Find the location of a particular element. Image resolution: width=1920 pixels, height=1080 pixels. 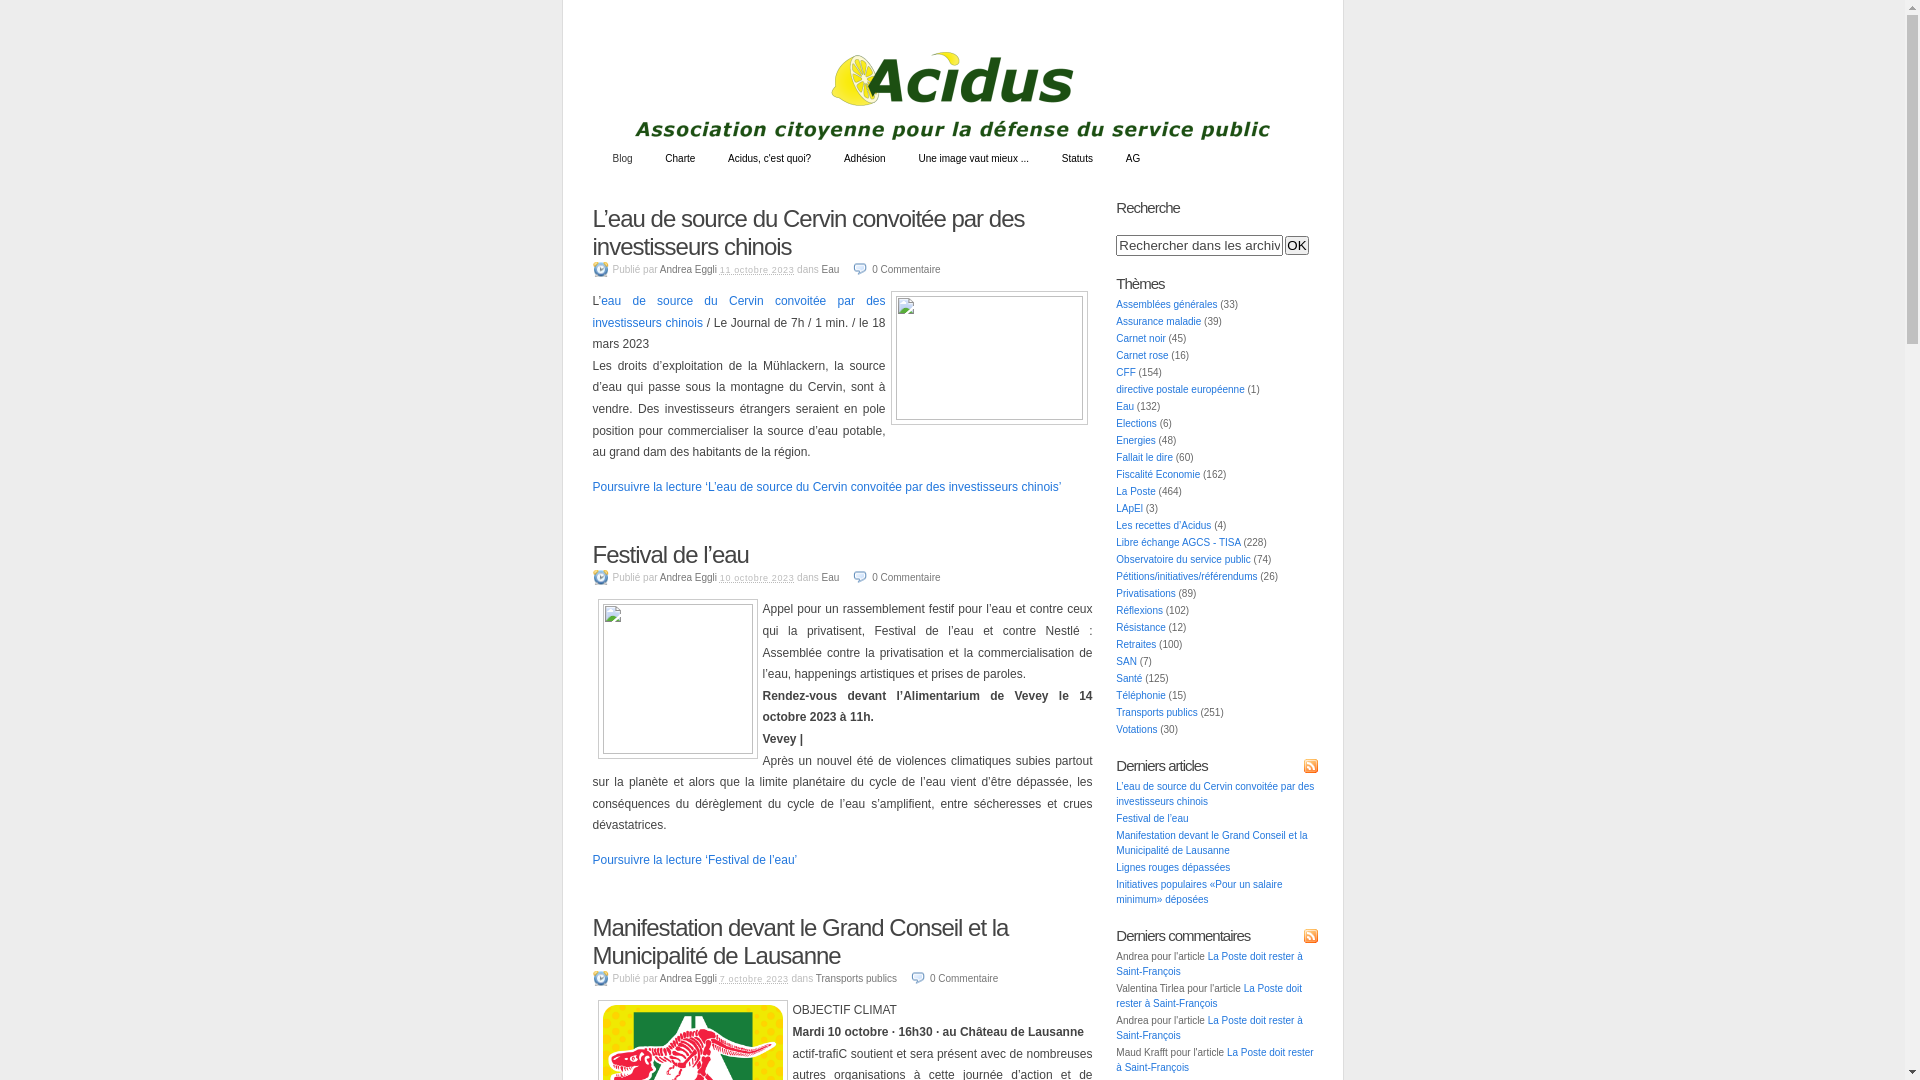

'Andrea Eggli' is located at coordinates (660, 268).